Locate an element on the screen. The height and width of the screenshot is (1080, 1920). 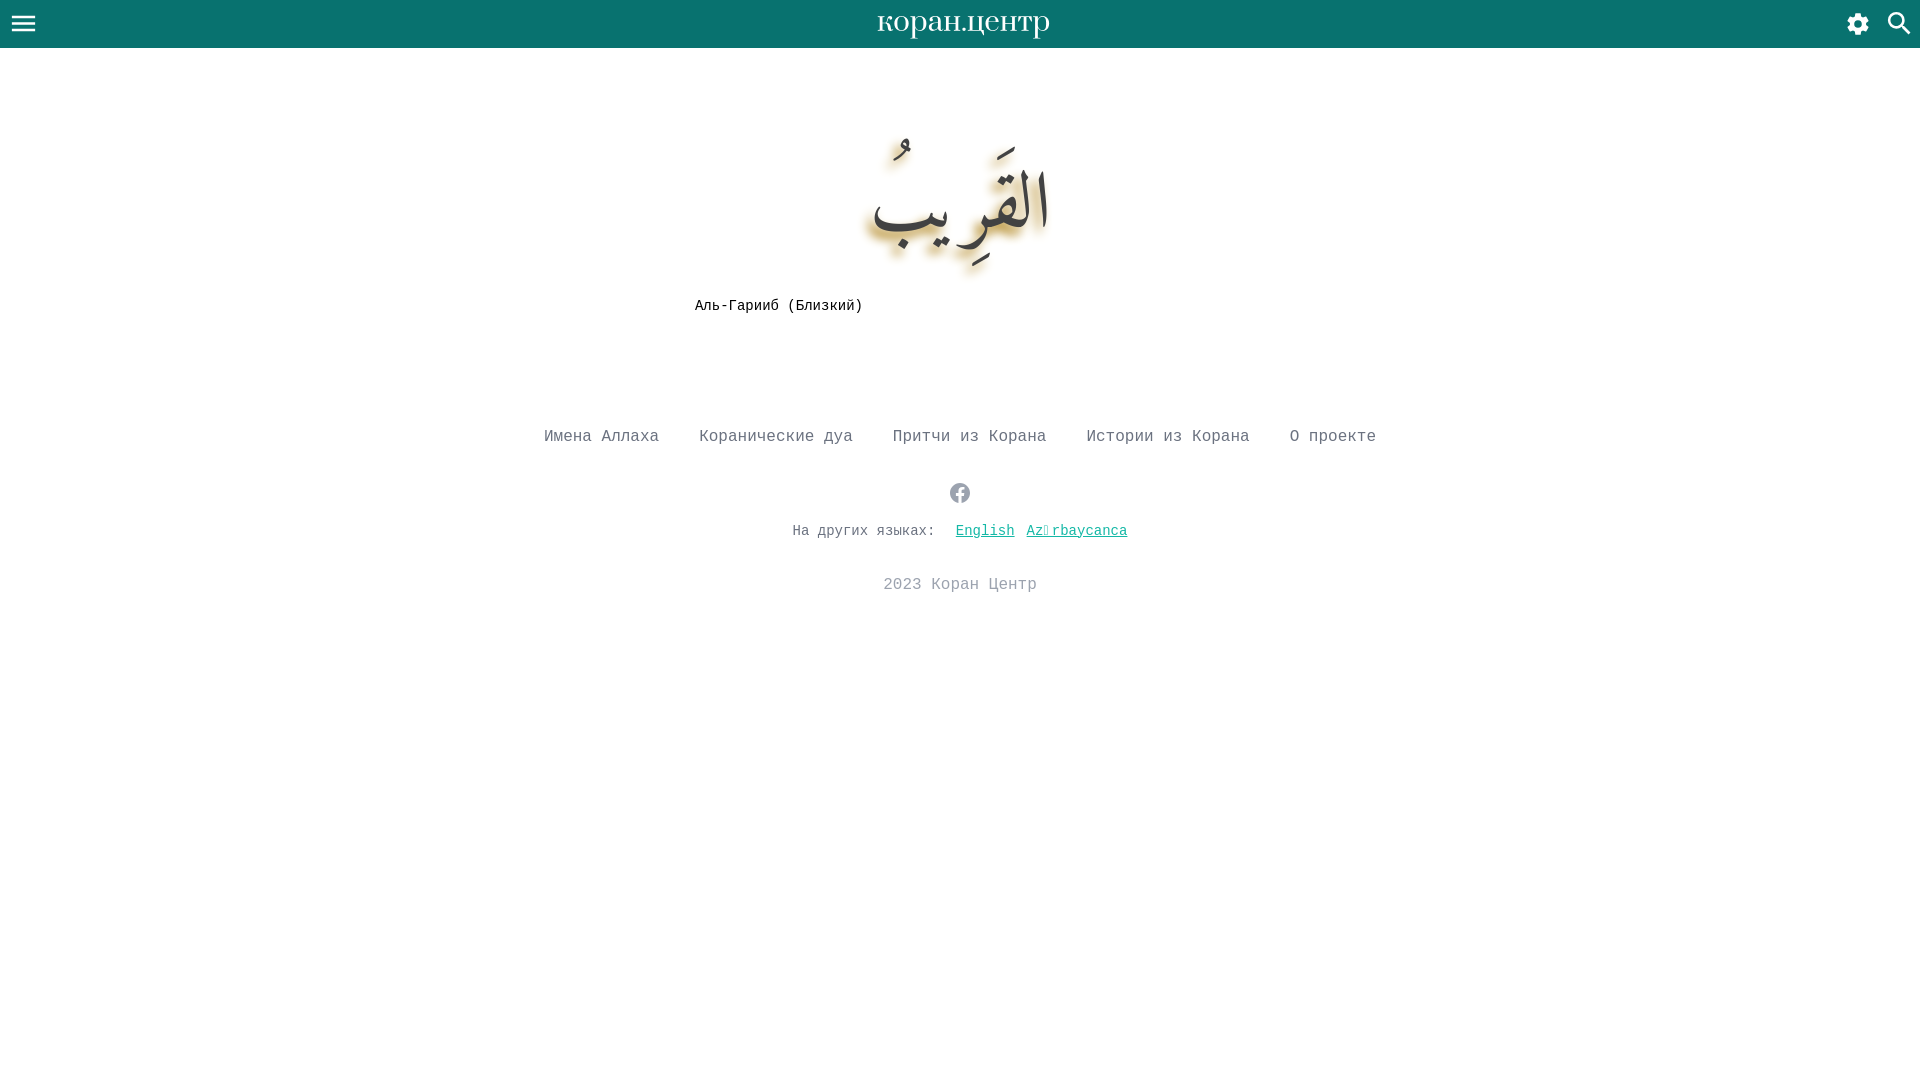
'English' is located at coordinates (985, 528).